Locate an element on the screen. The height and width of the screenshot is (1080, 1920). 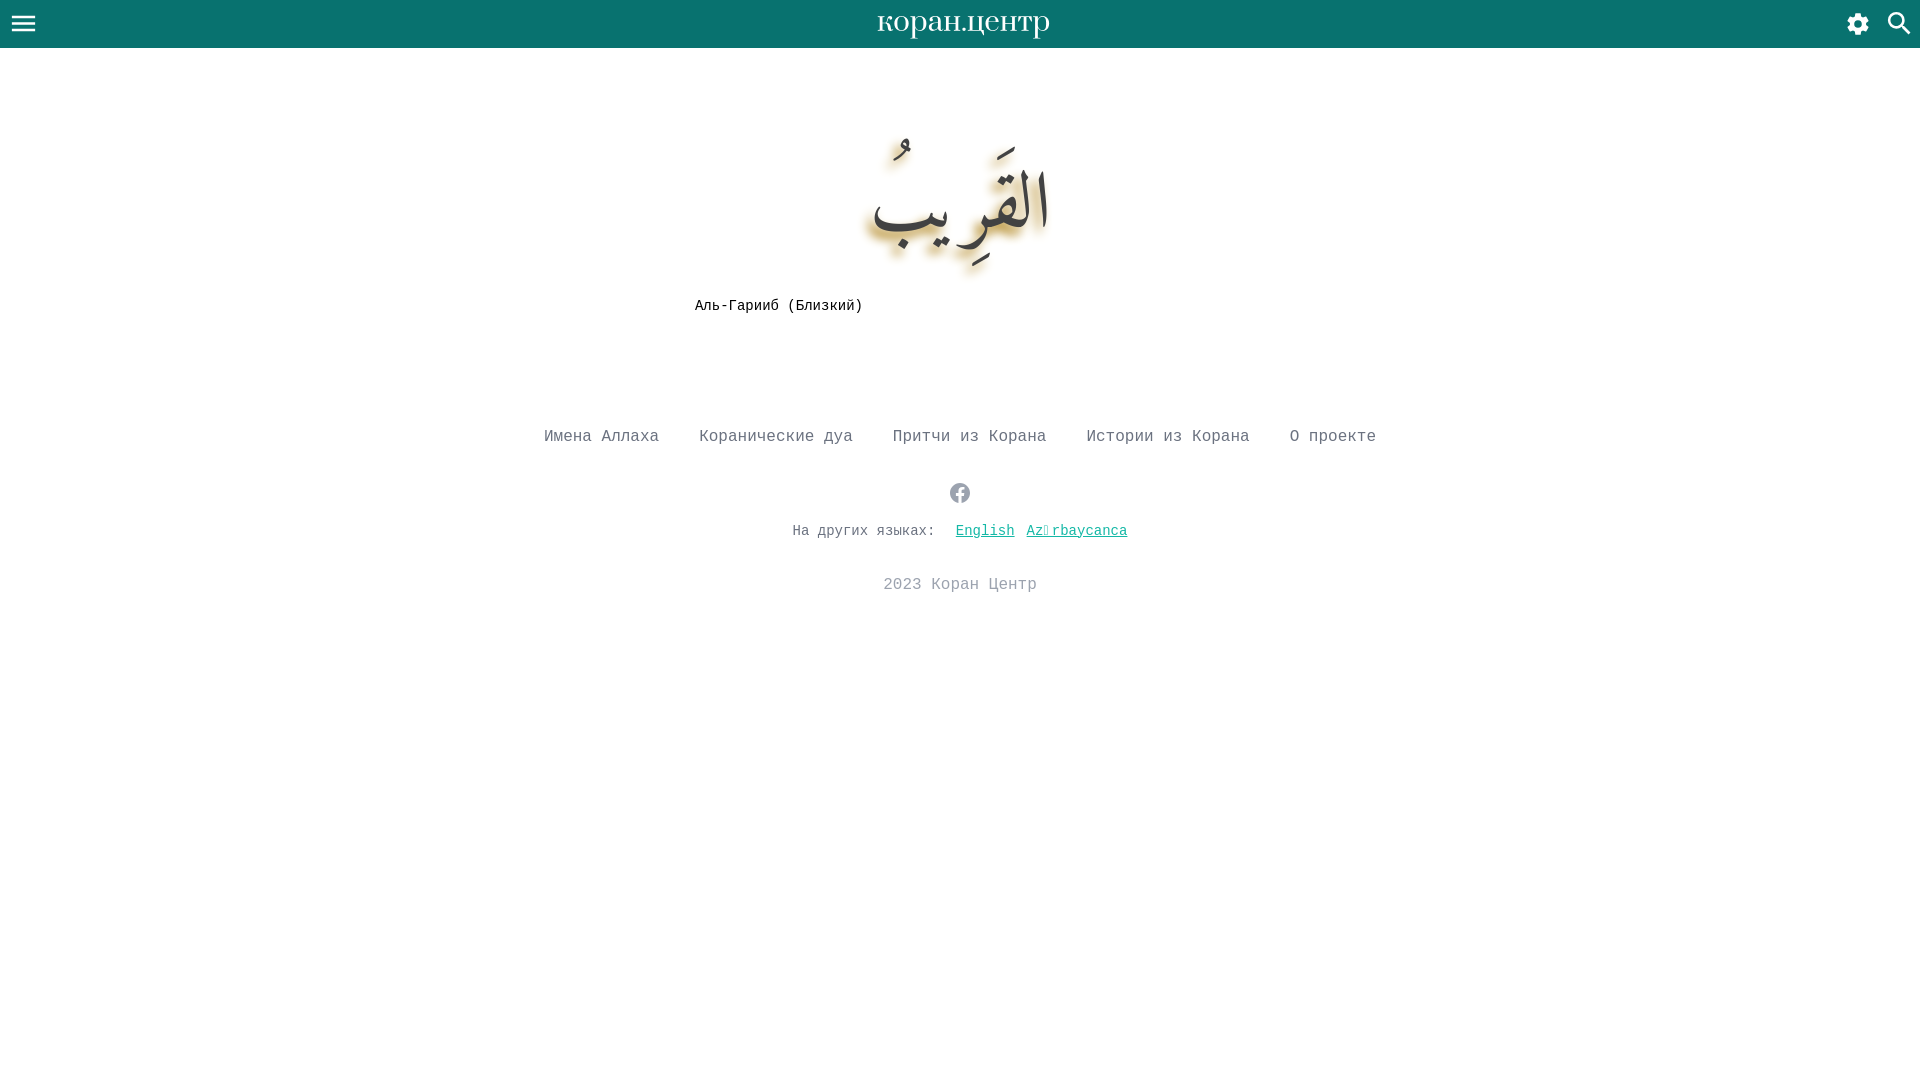
'English' is located at coordinates (985, 528).